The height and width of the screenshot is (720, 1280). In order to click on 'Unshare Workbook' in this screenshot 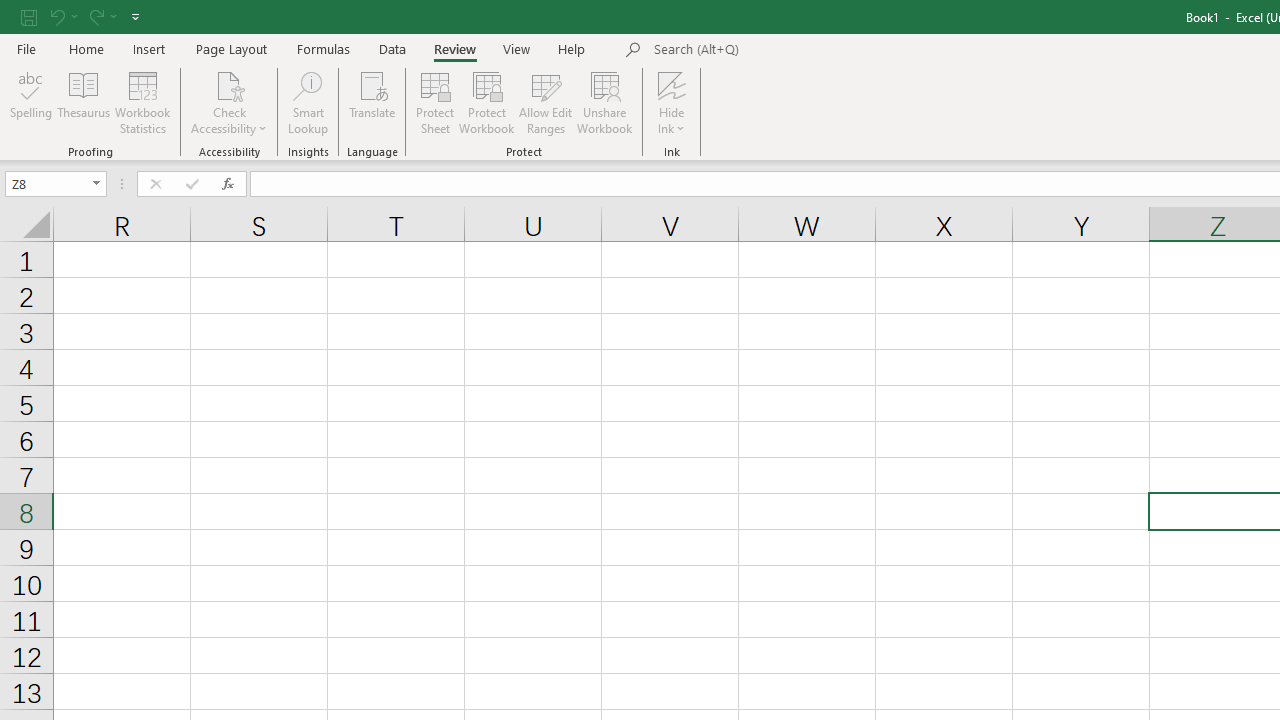, I will do `click(603, 103)`.